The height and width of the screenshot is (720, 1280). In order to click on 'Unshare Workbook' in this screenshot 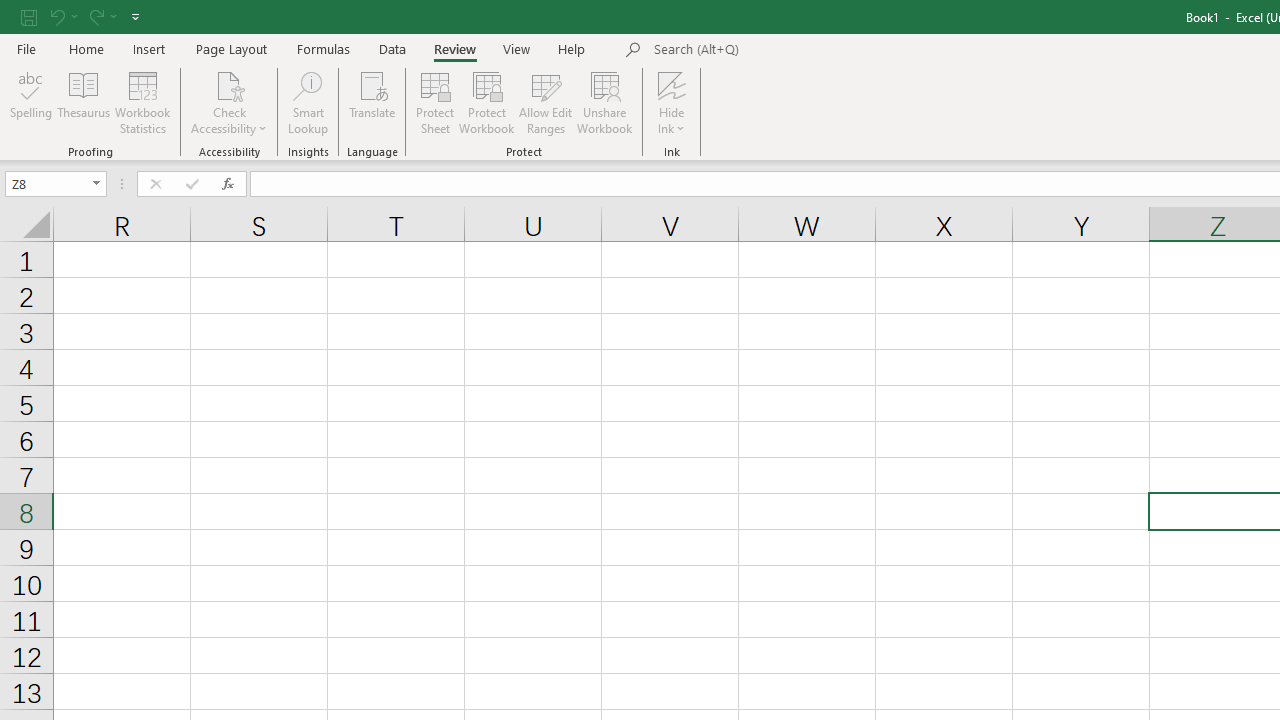, I will do `click(603, 103)`.